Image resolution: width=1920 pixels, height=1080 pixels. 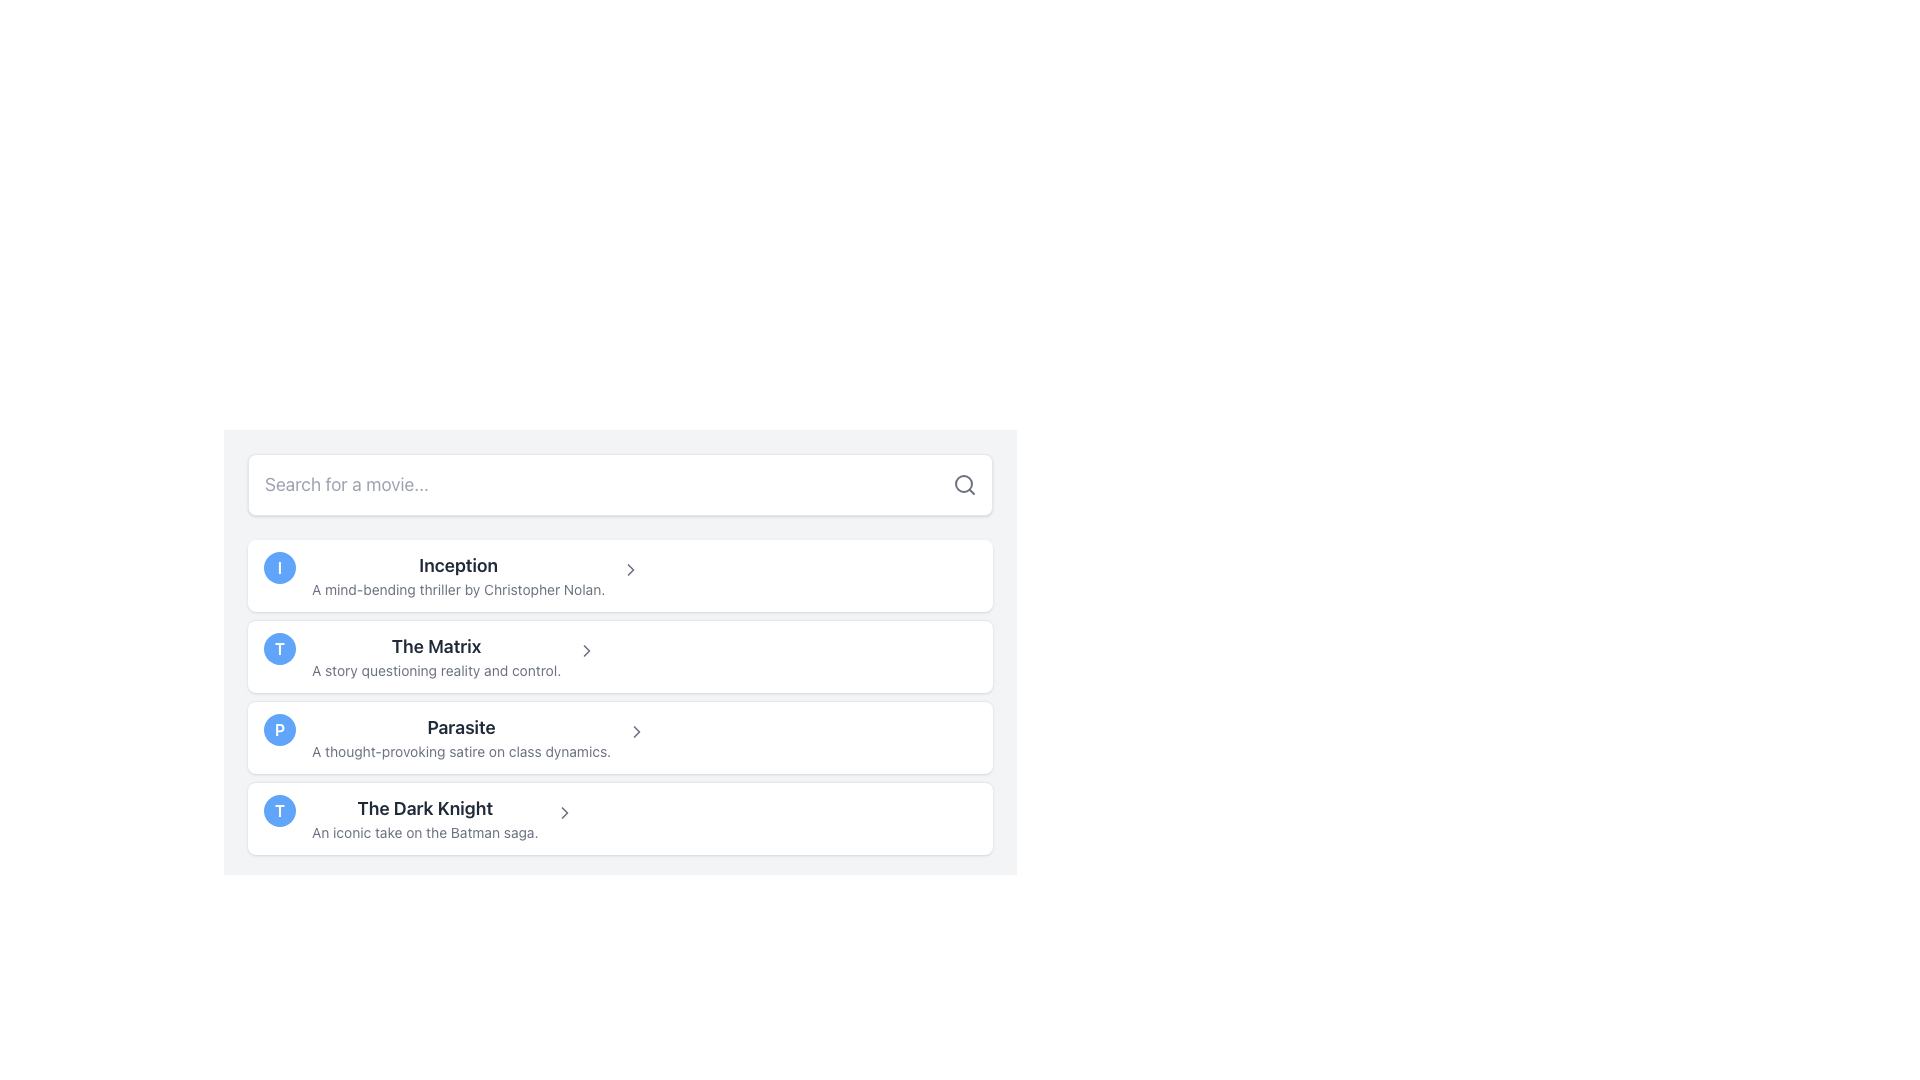 What do you see at coordinates (563, 813) in the screenshot?
I see `the right-pointing chevron icon in the interactive list item for 'The Dark Knight' to interact with the list item` at bounding box center [563, 813].